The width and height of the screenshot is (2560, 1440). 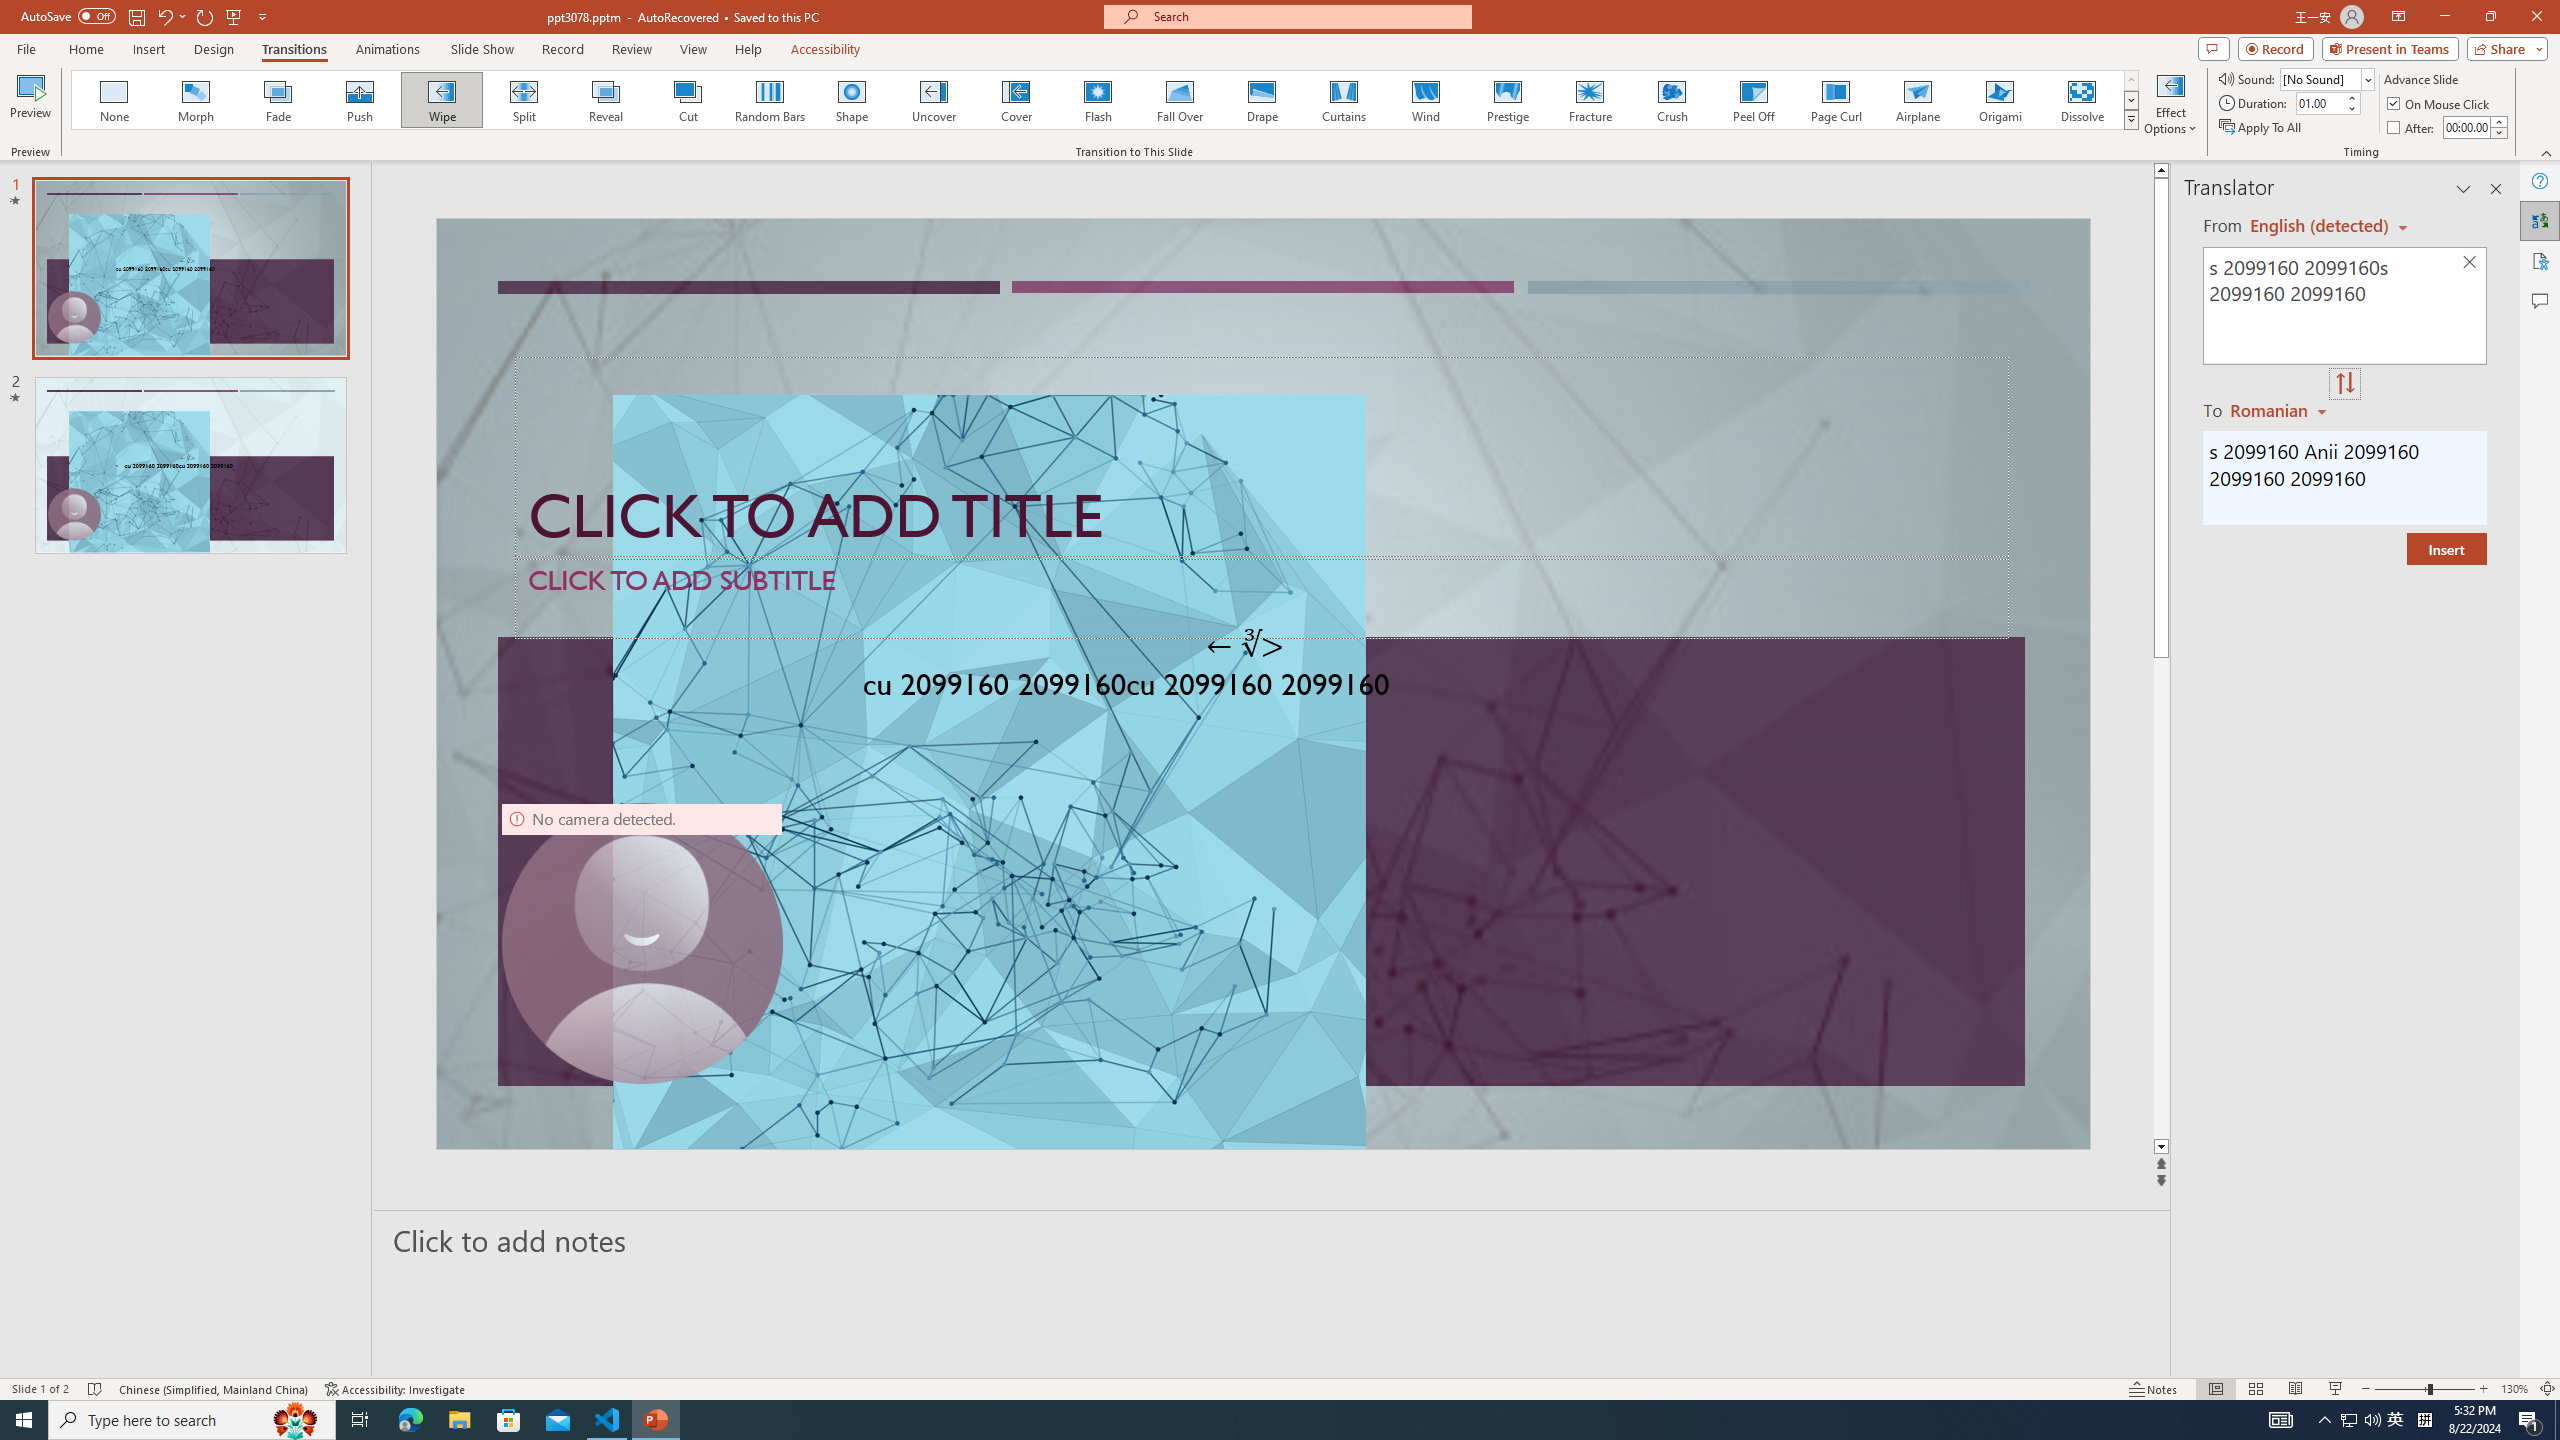 I want to click on 'Transition Effects', so click(x=2131, y=118).